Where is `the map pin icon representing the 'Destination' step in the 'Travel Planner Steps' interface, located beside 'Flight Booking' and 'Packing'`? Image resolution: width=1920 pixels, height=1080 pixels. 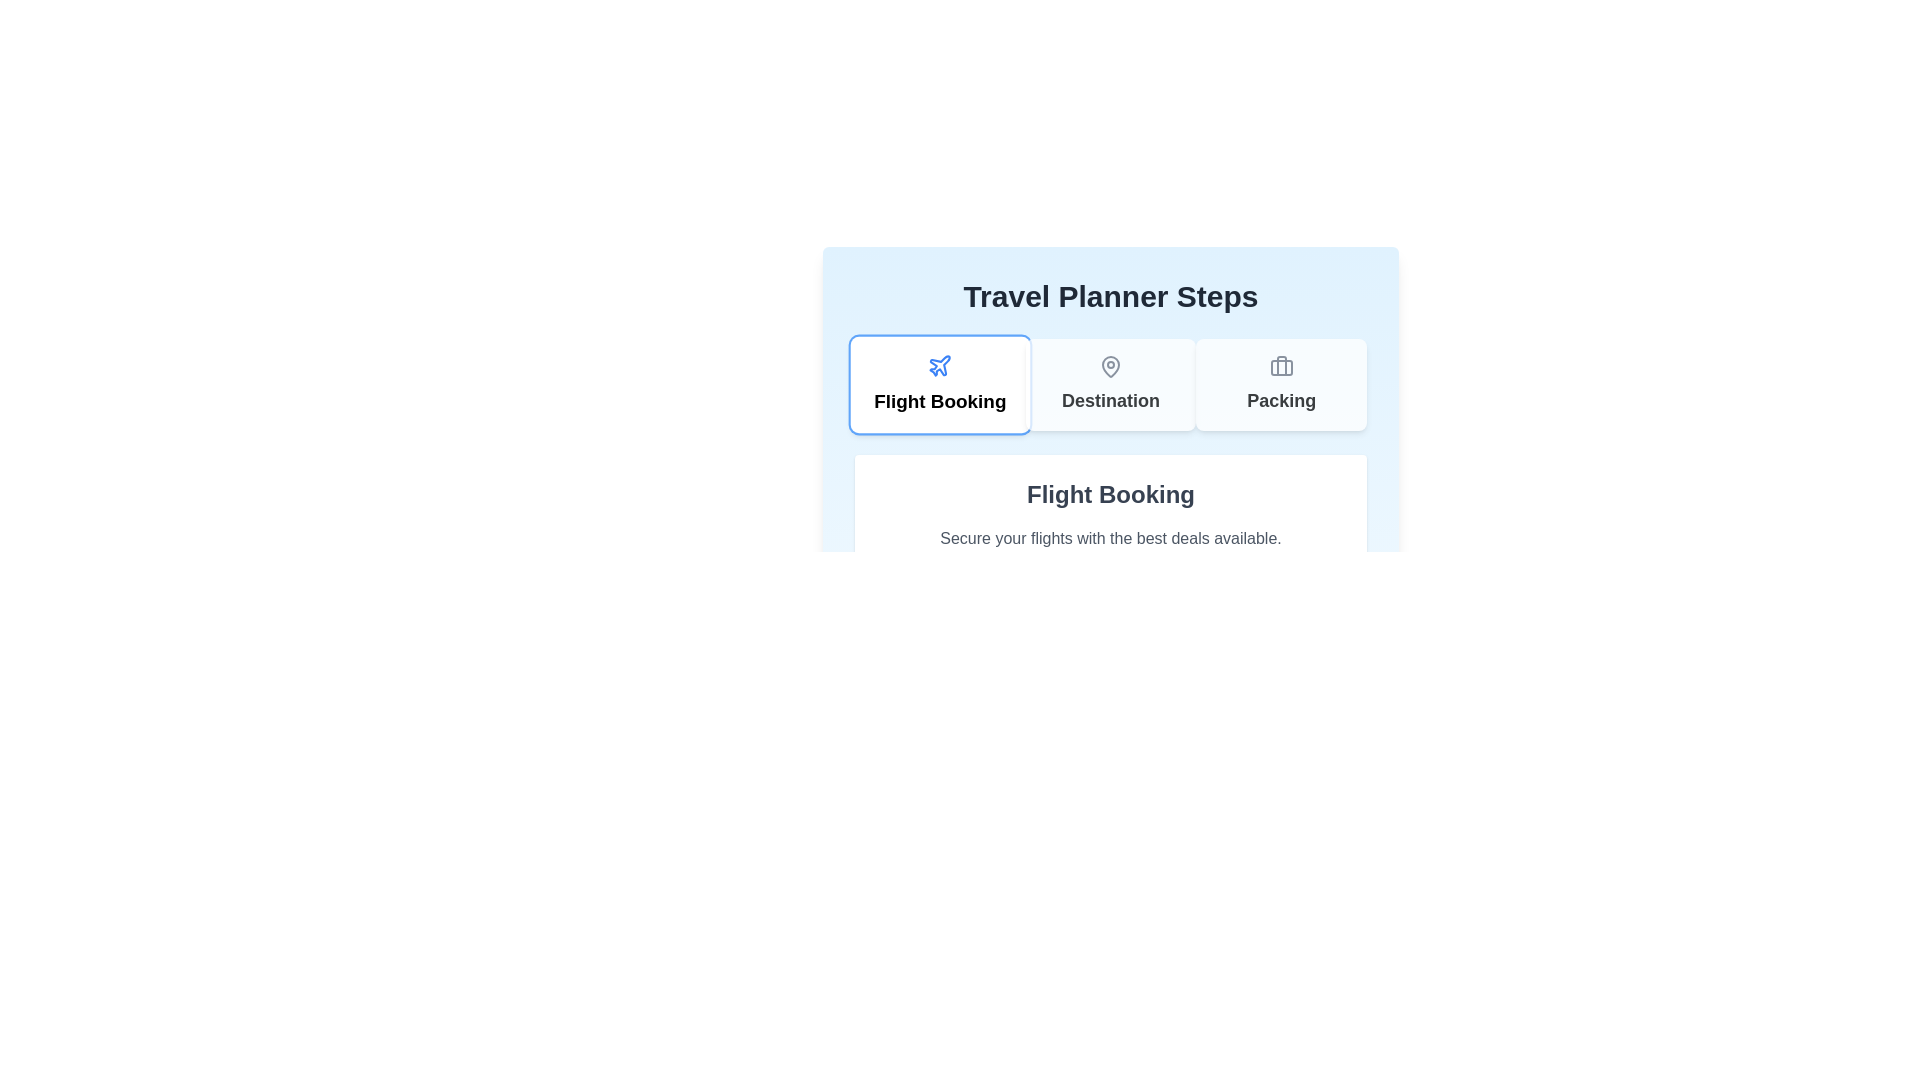 the map pin icon representing the 'Destination' step in the 'Travel Planner Steps' interface, located beside 'Flight Booking' and 'Packing' is located at coordinates (1109, 366).